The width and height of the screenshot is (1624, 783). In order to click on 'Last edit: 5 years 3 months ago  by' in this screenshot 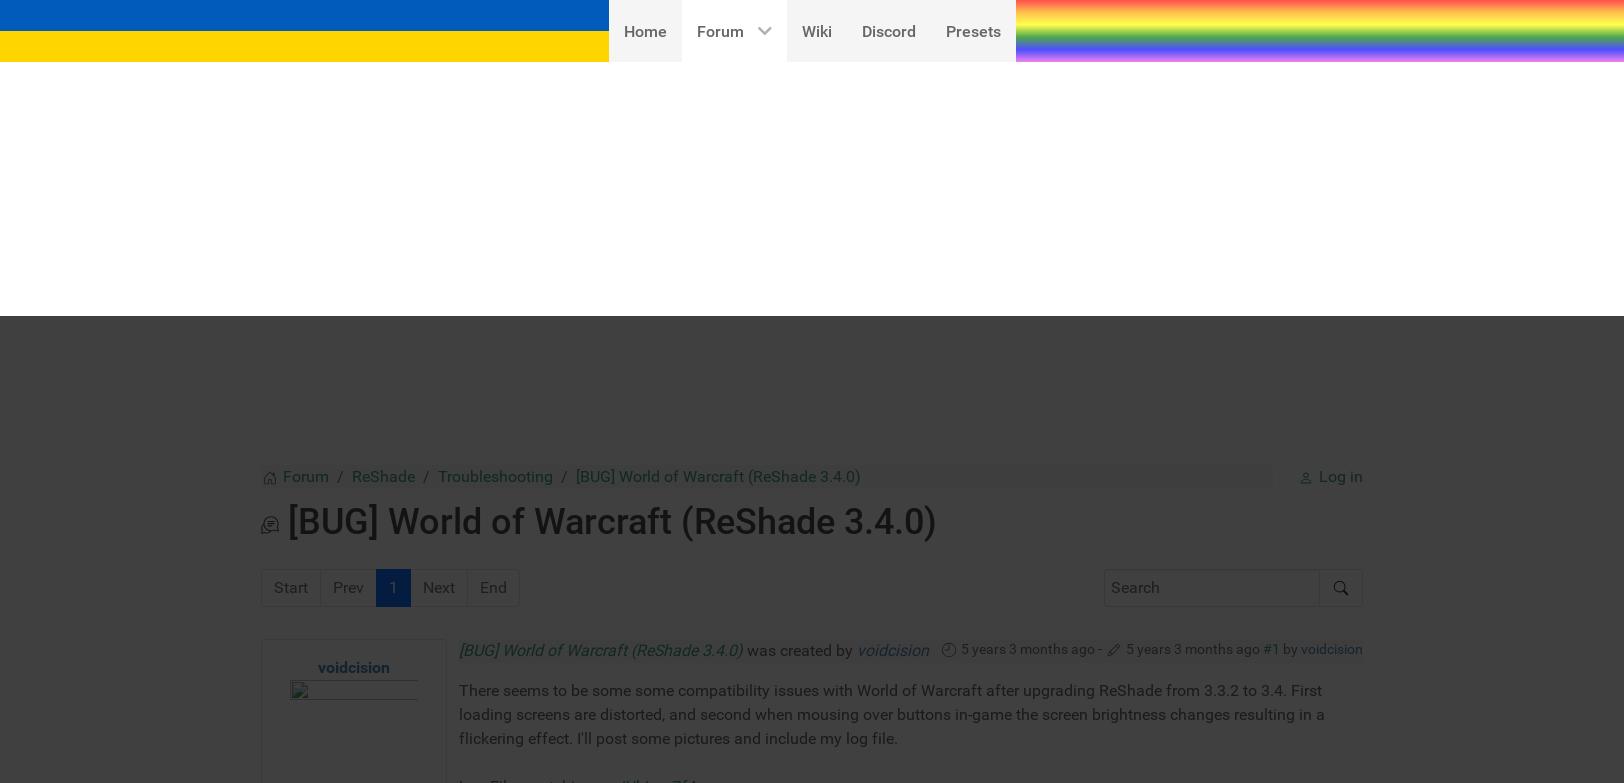, I will do `click(474, 718)`.